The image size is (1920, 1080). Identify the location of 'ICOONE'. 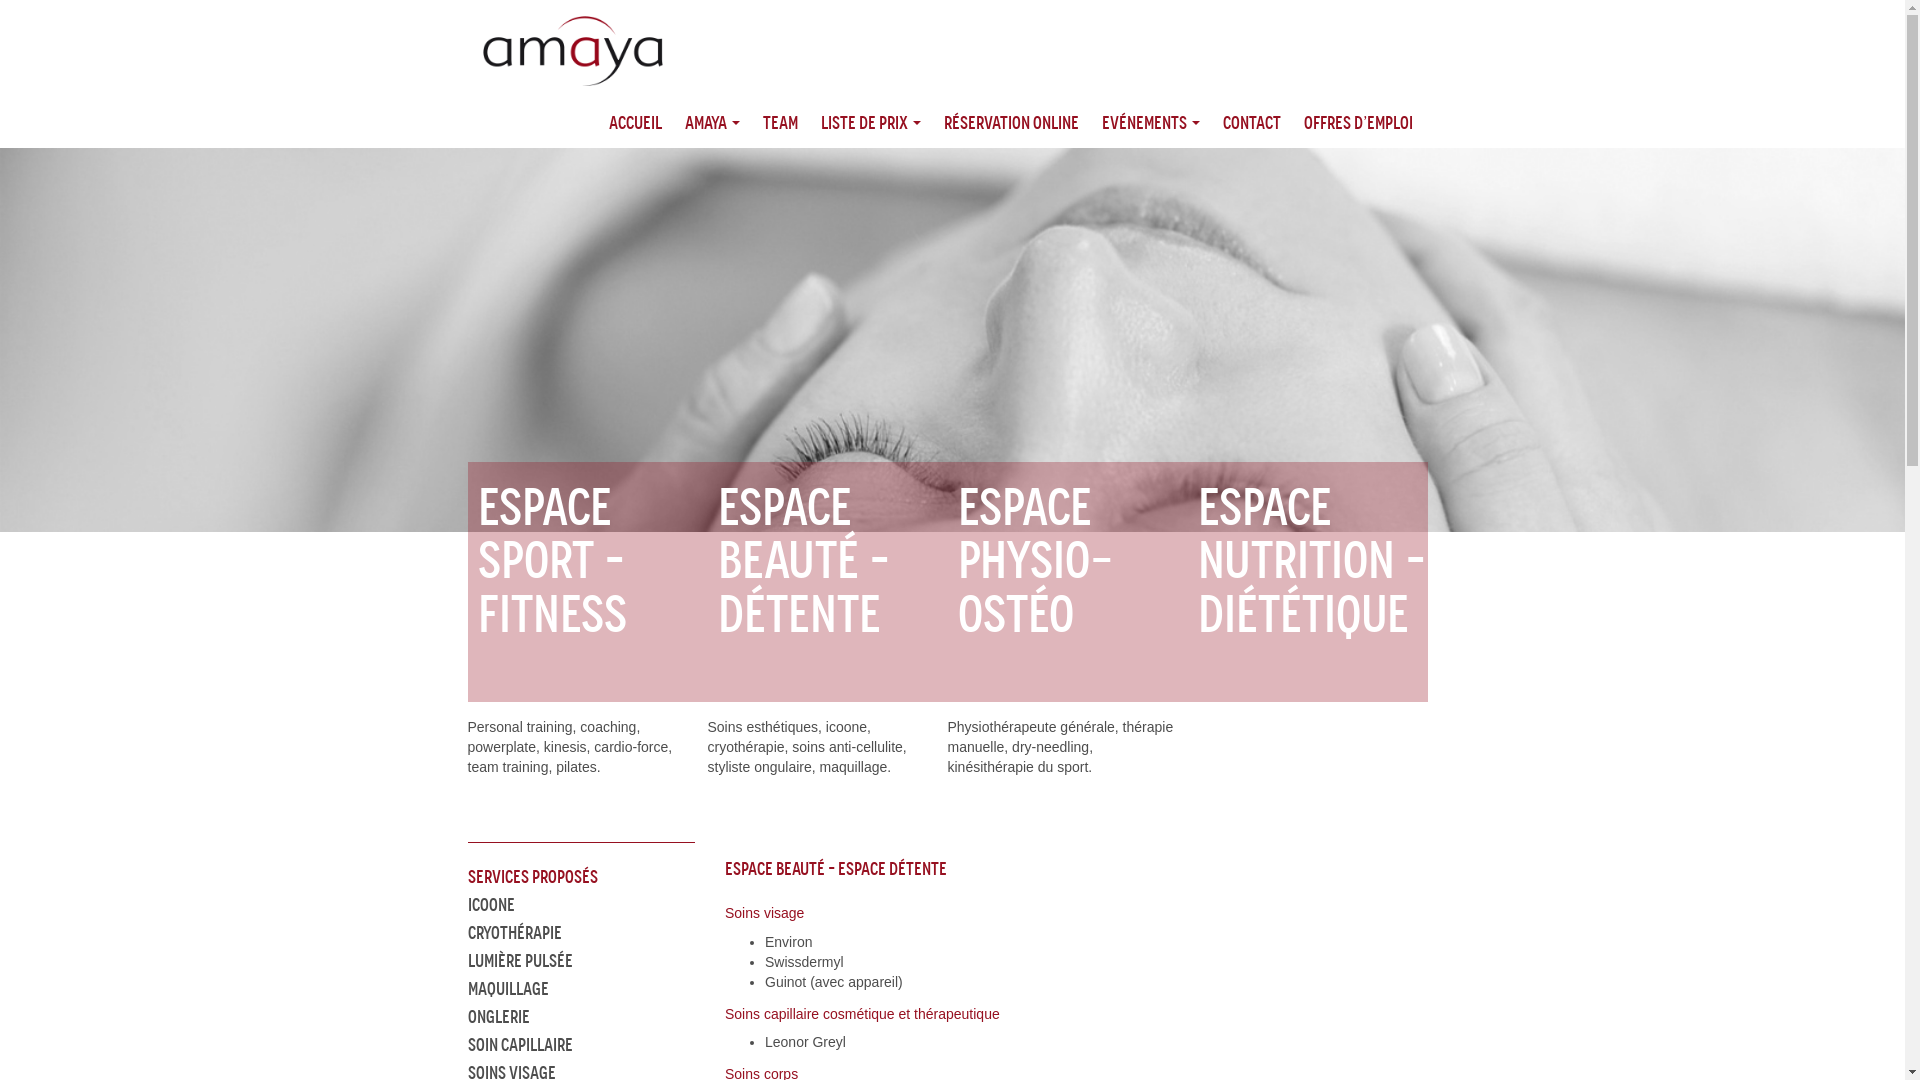
(491, 905).